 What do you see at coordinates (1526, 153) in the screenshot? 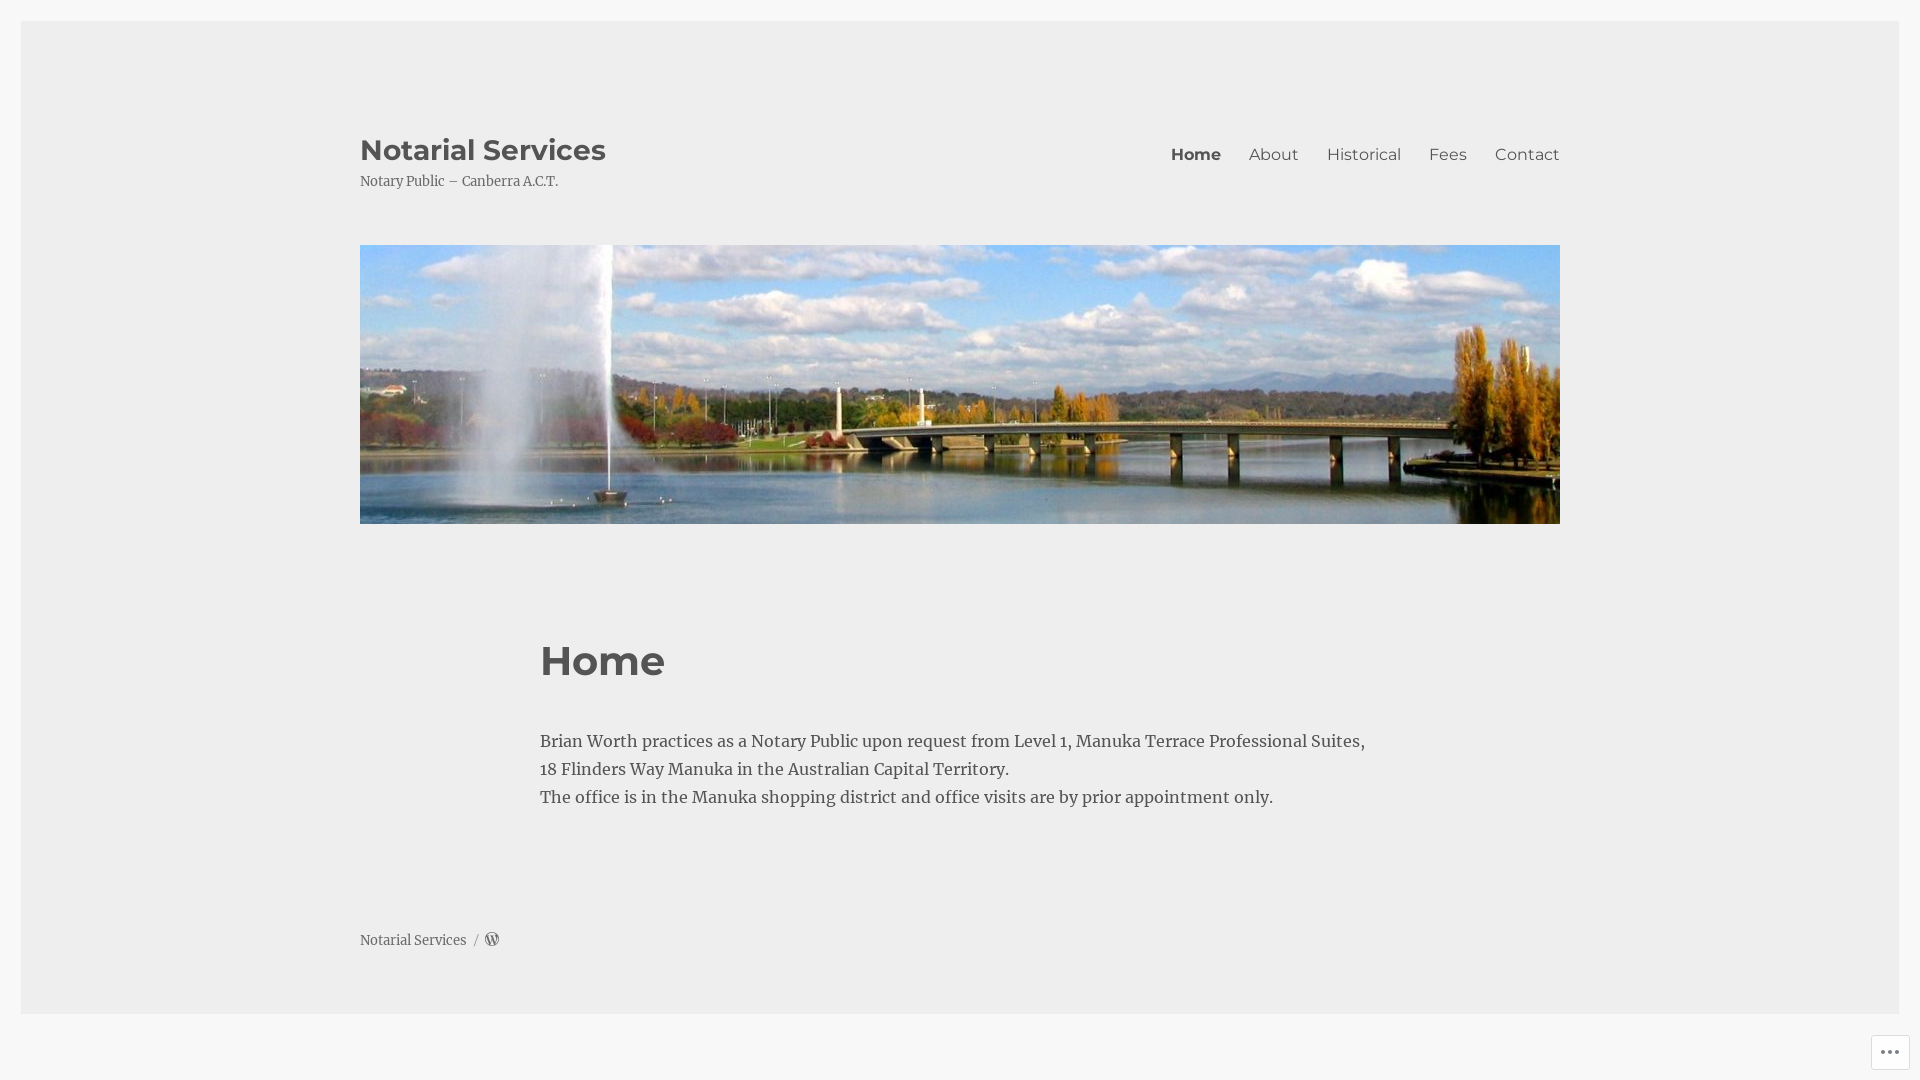
I see `'Contact'` at bounding box center [1526, 153].